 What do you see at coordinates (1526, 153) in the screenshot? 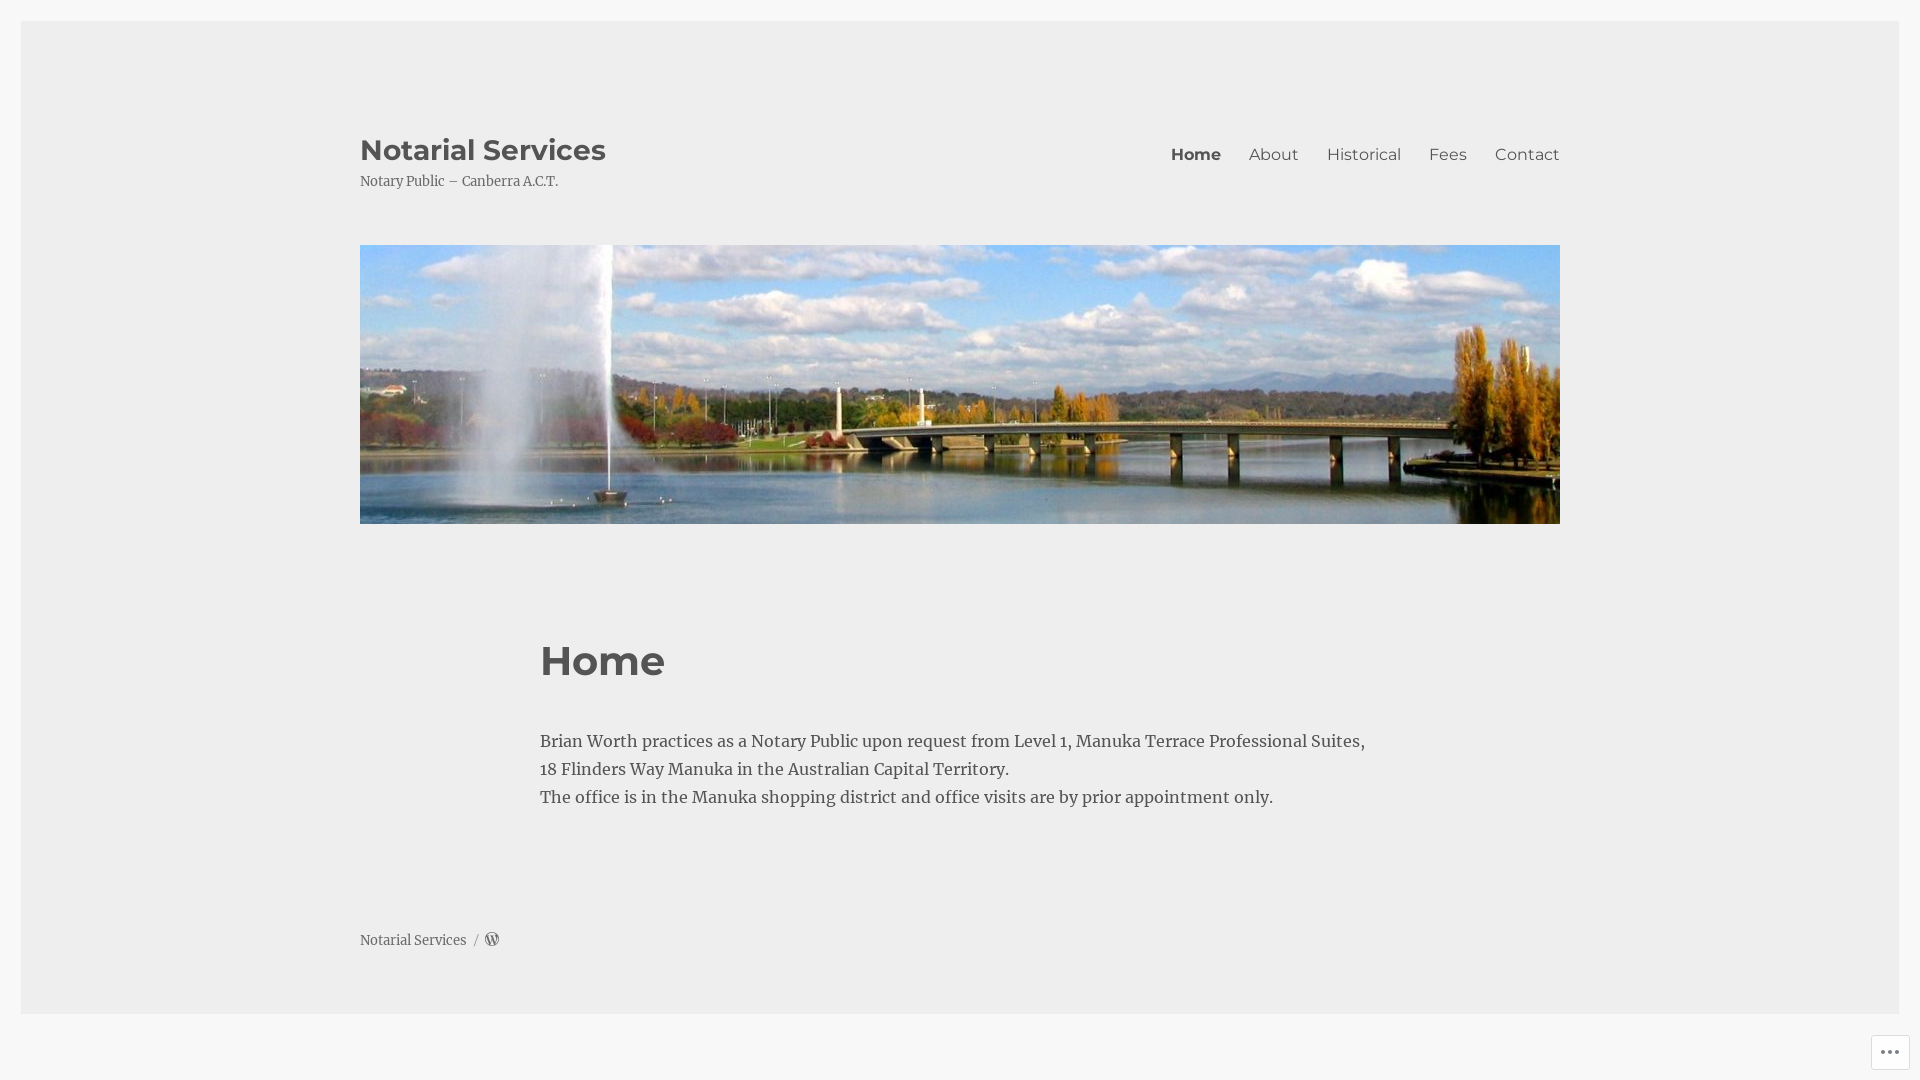
I see `'Contact'` at bounding box center [1526, 153].